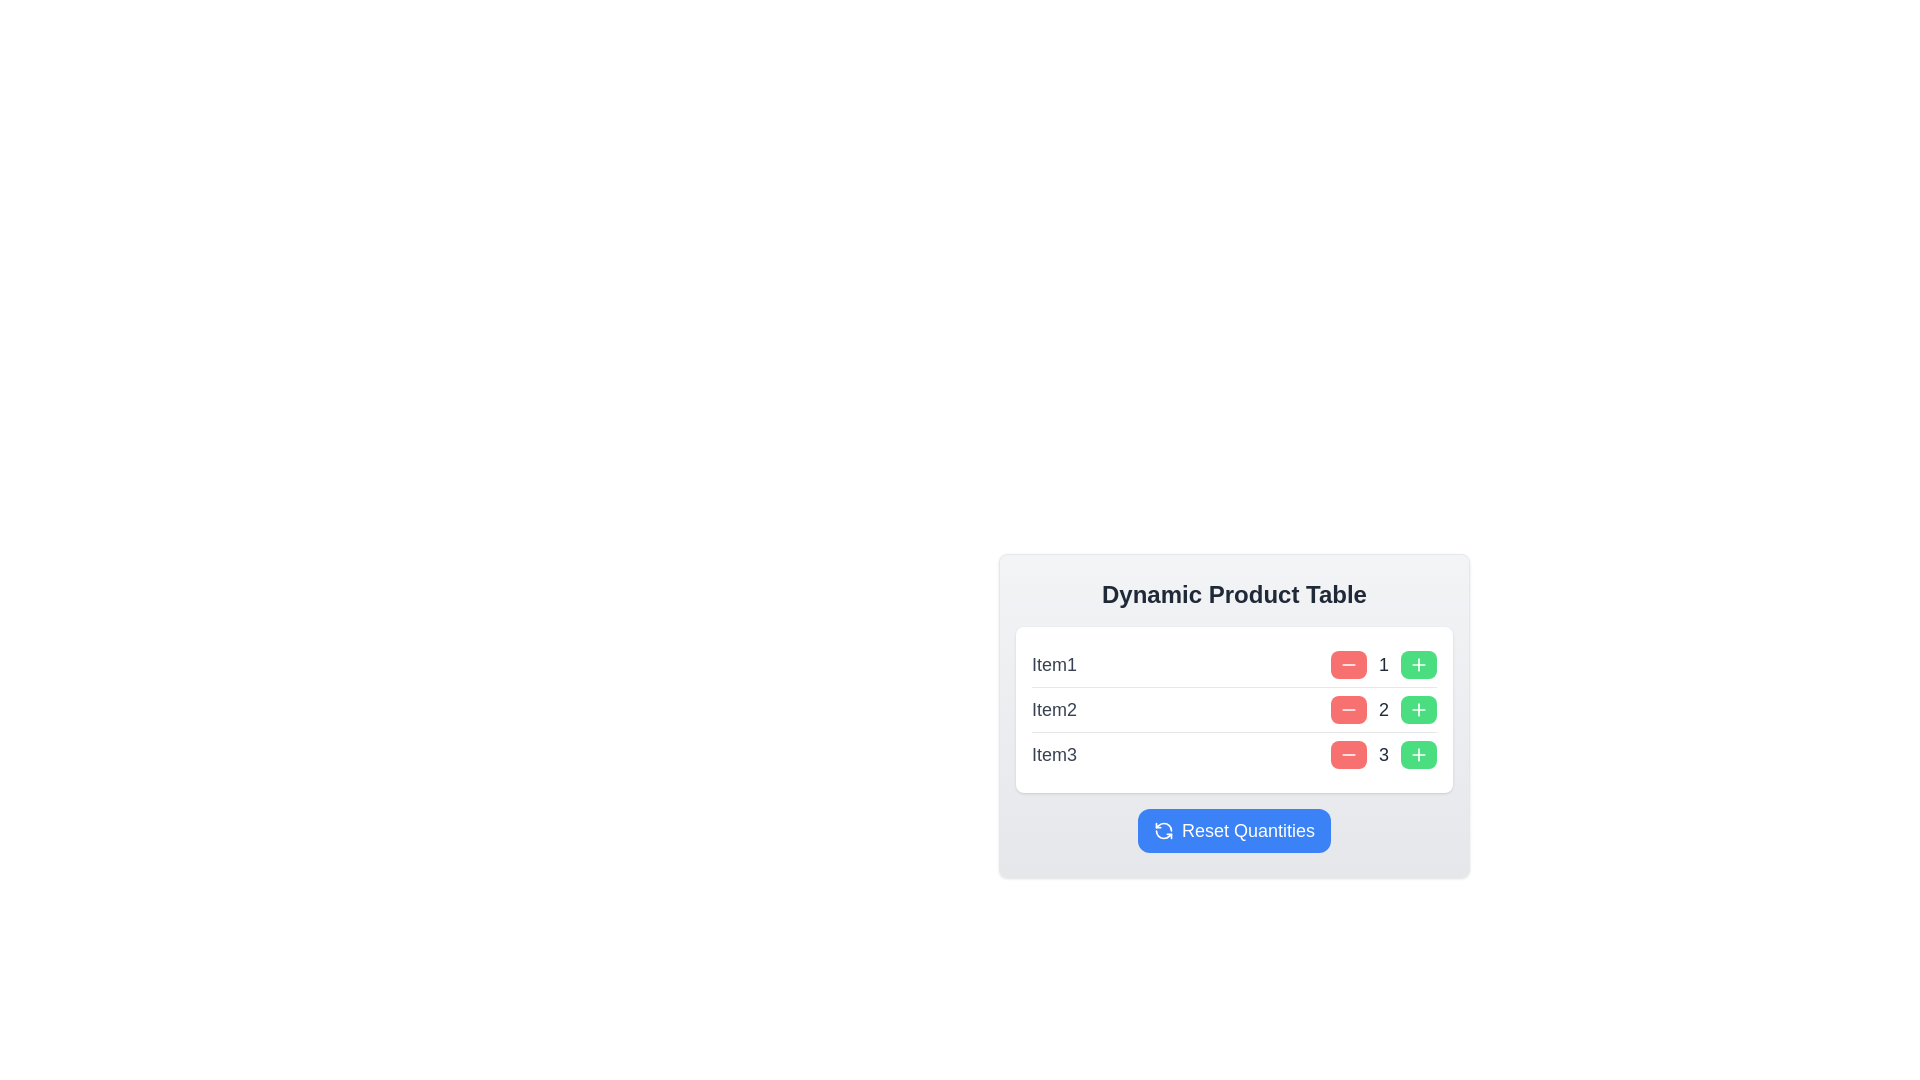 The image size is (1920, 1080). Describe the element at coordinates (1418, 755) in the screenshot. I see `the increase count button located in the row for 'Item3' in the 'Dynamic Product Table', which is the third button in that row and positioned to the far right` at that location.